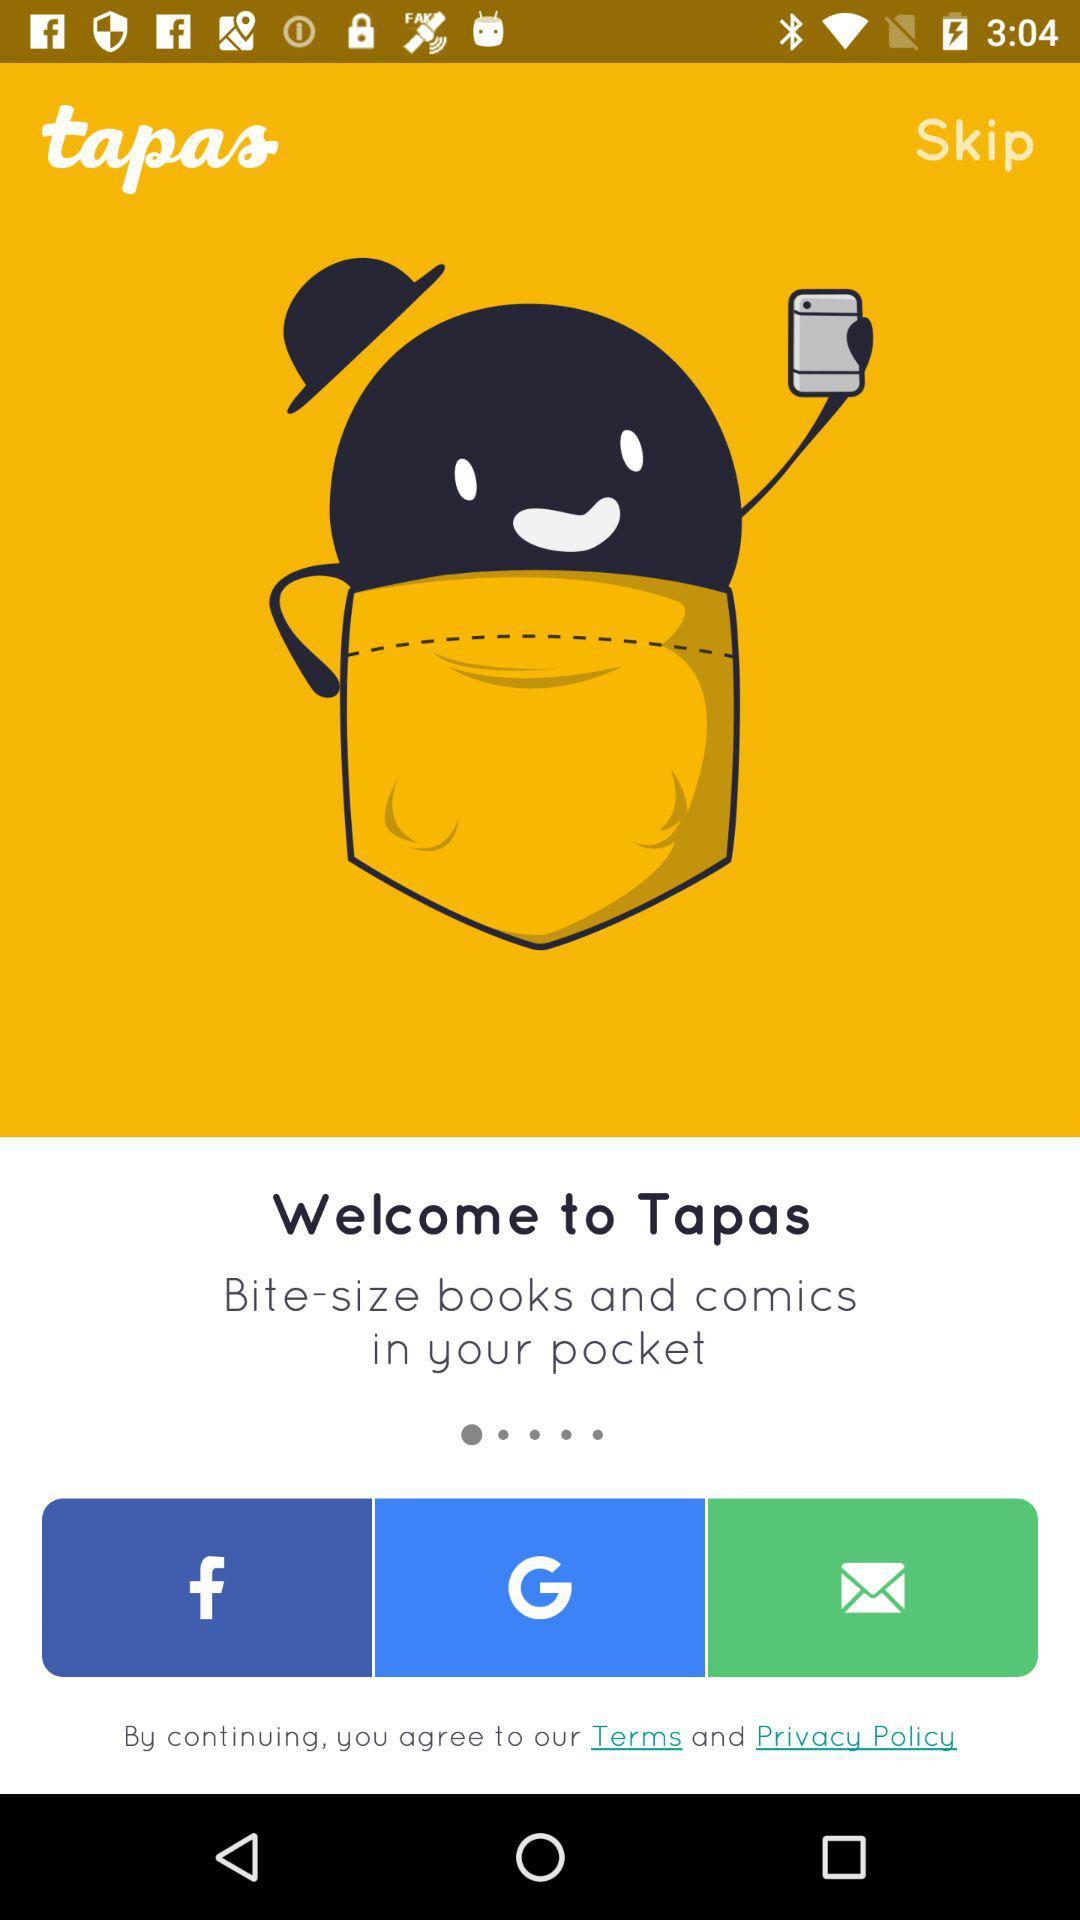  Describe the element at coordinates (871, 1586) in the screenshot. I see `login by using email` at that location.